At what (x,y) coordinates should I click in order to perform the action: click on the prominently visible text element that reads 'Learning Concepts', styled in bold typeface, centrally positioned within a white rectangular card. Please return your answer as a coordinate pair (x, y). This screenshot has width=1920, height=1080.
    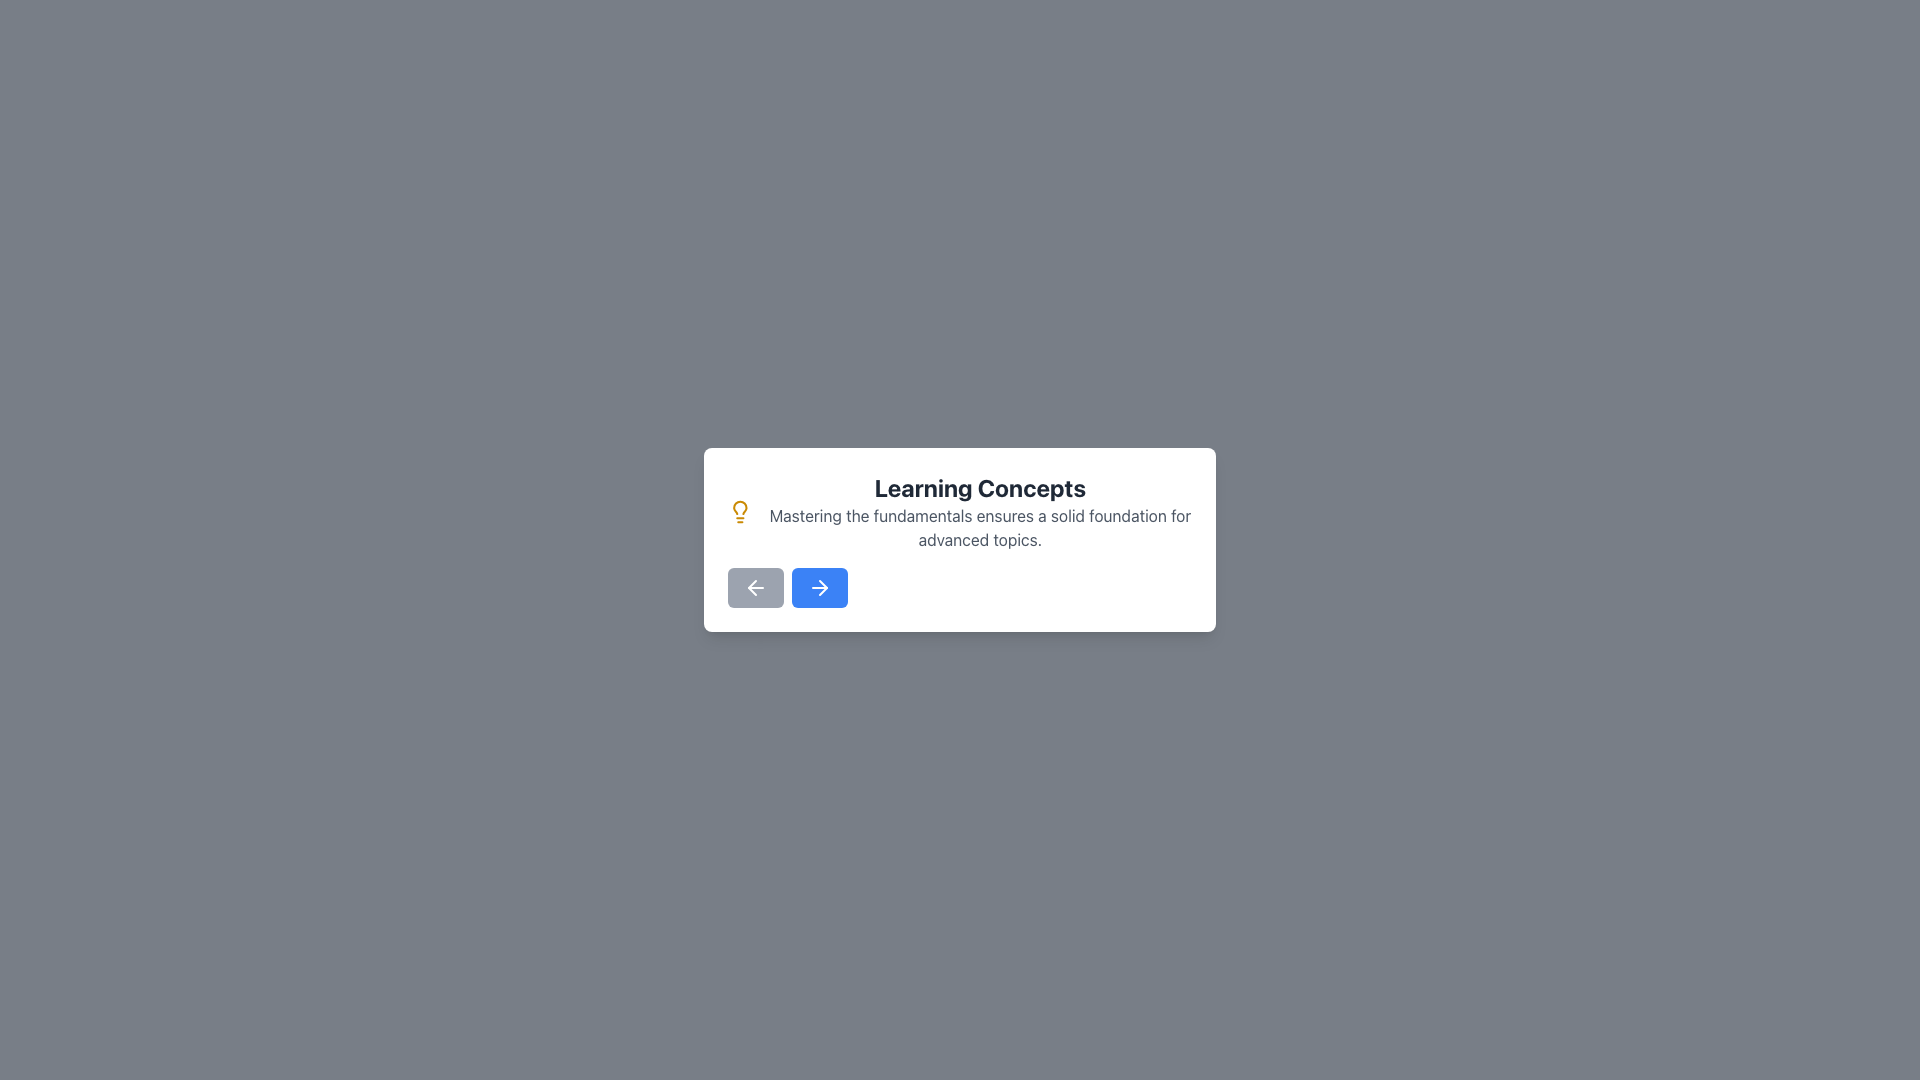
    Looking at the image, I should click on (980, 488).